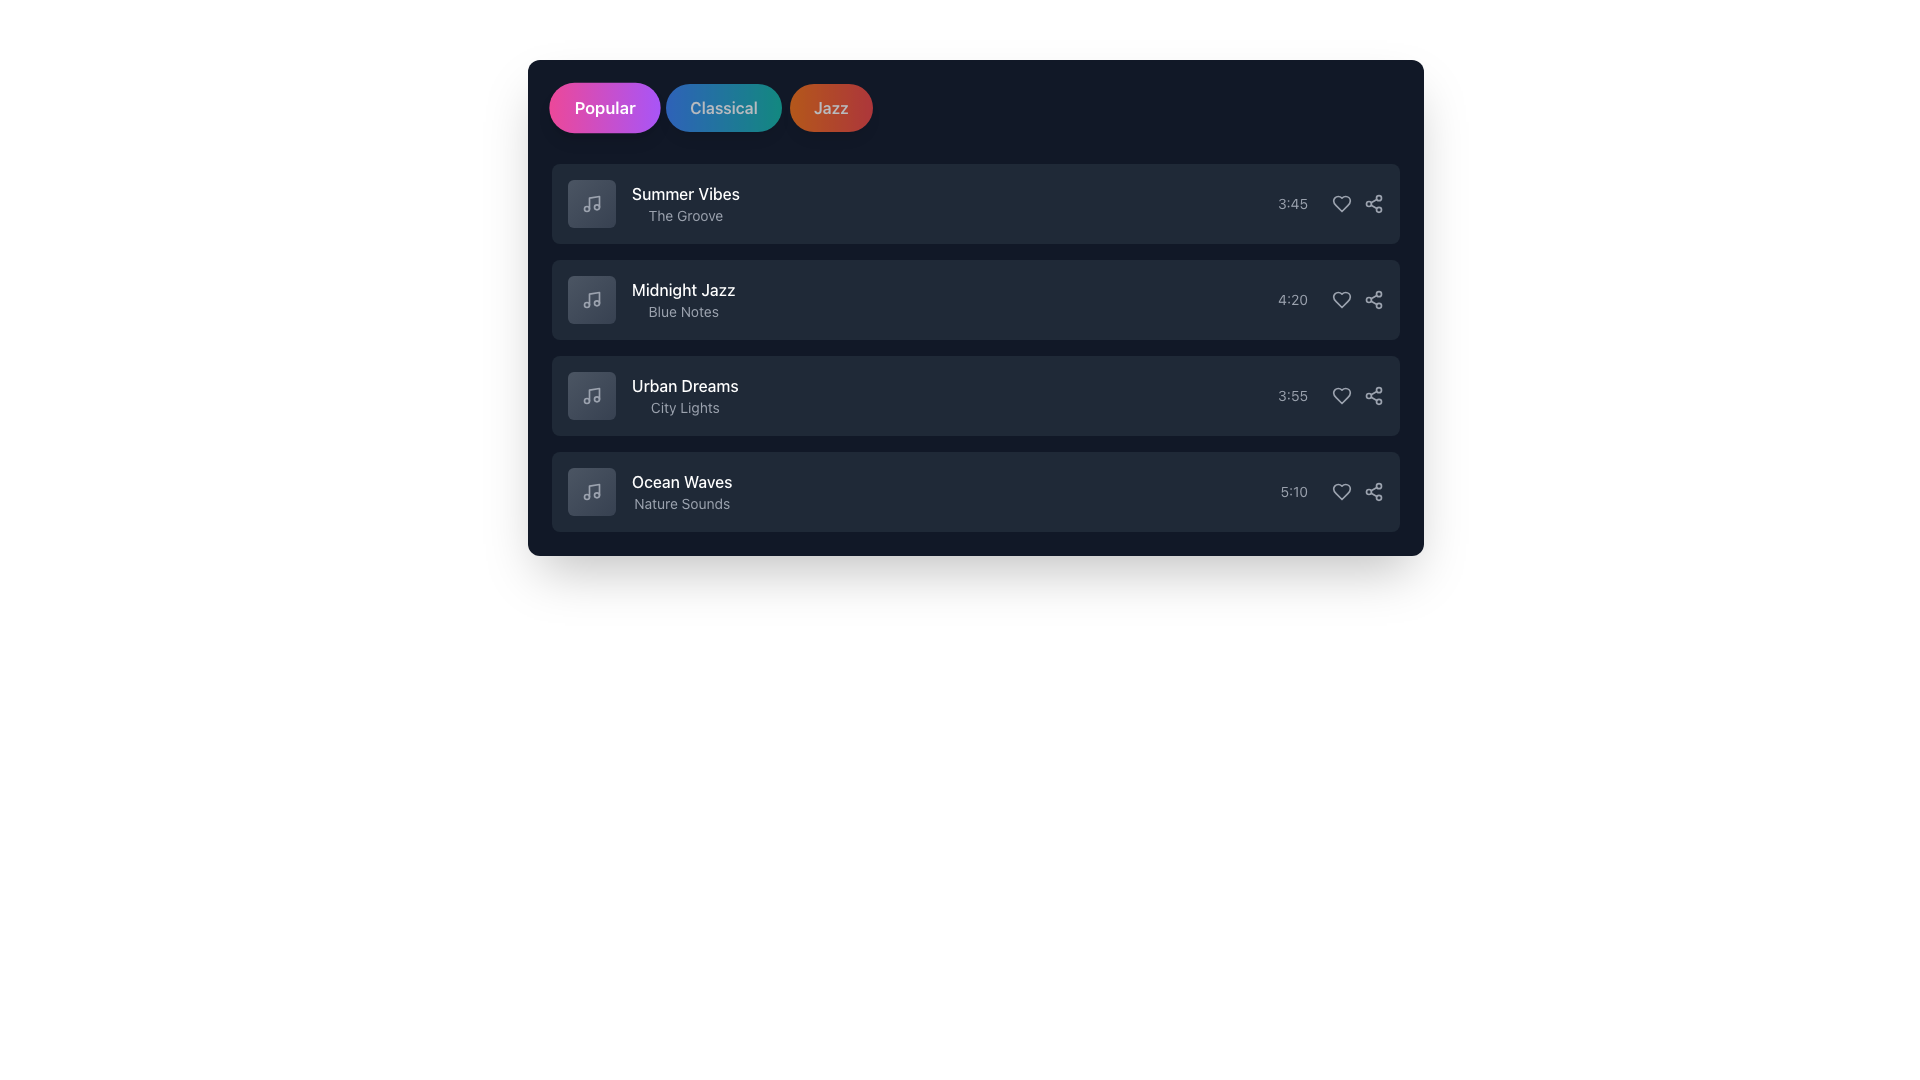 The width and height of the screenshot is (1920, 1080). What do you see at coordinates (682, 492) in the screenshot?
I see `the text block displaying 'Ocean Waves' and 'Nature Sounds', which is the fourth item in a vertically stacked list, located between a music icon and track action buttons` at bounding box center [682, 492].